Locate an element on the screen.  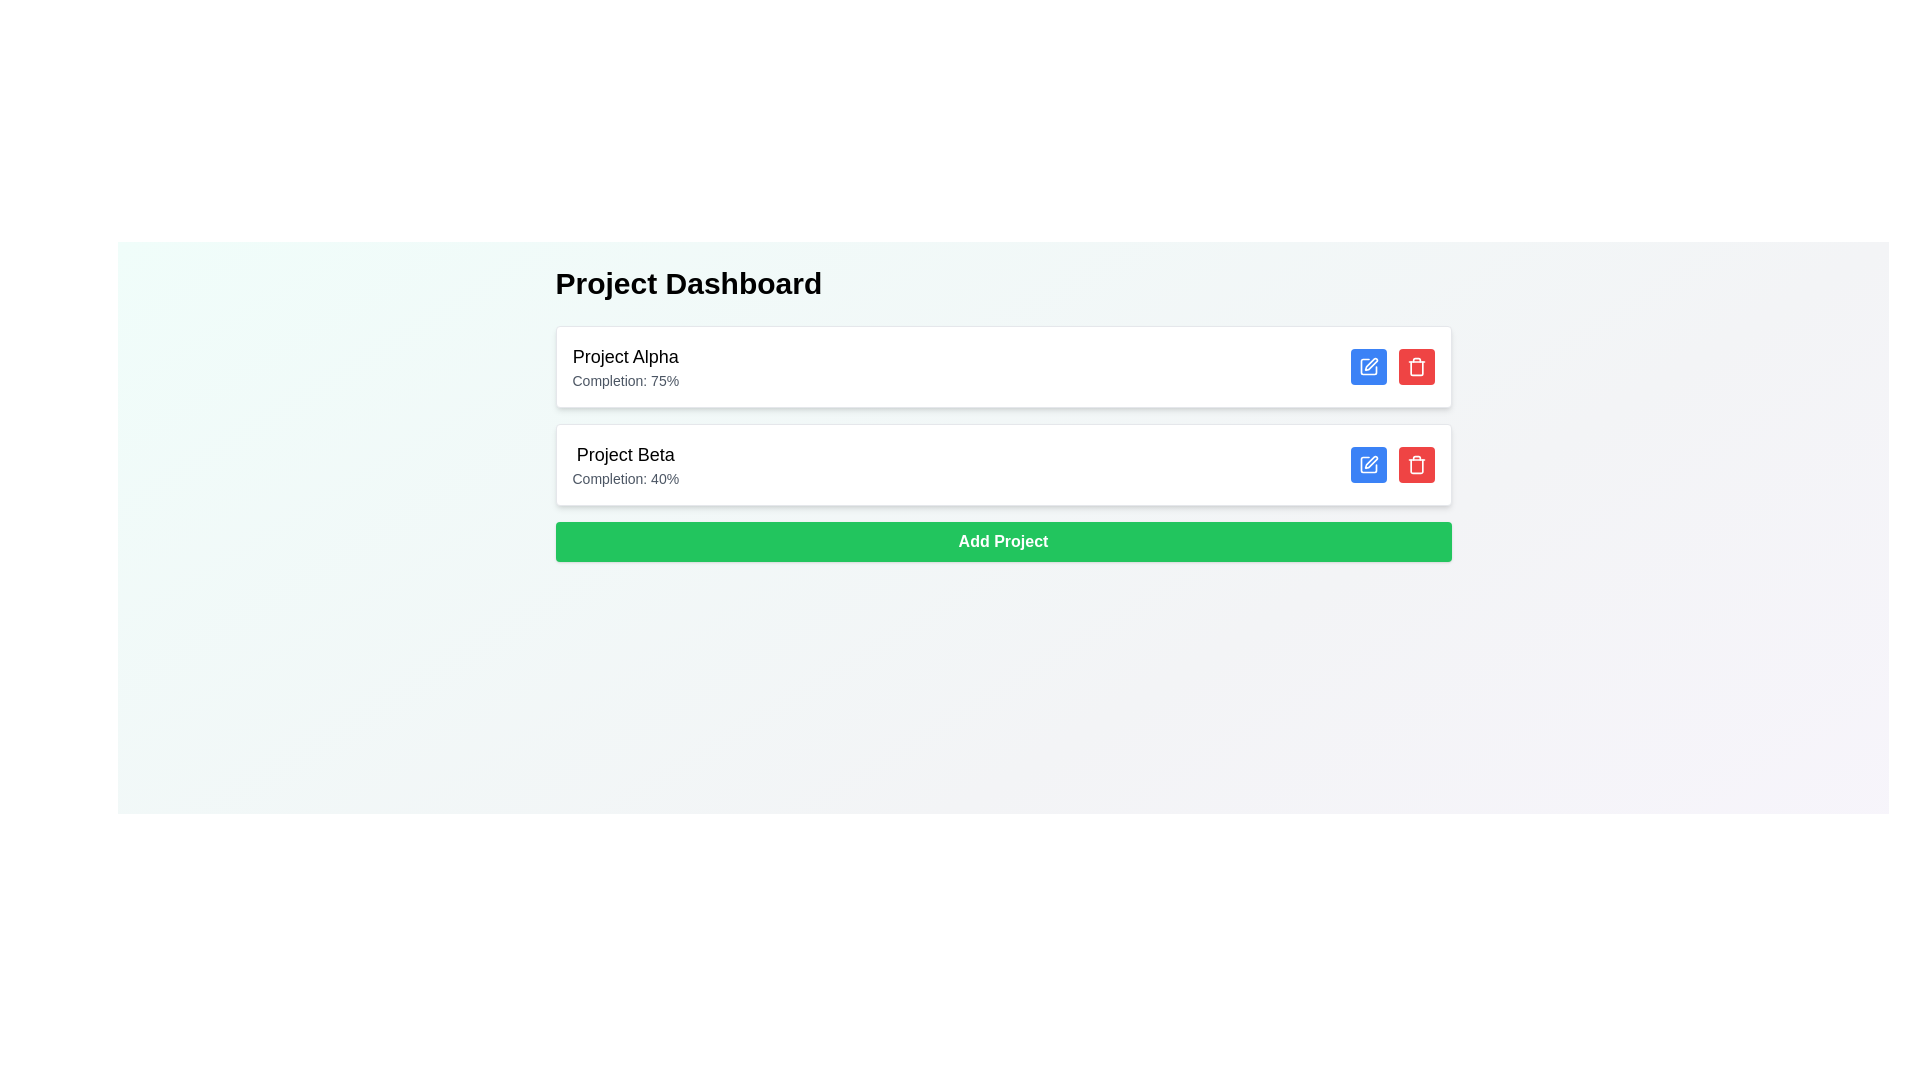
the delete icon within the red, rounded rectangular button on the right side of the 'Project Beta' card is located at coordinates (1415, 366).